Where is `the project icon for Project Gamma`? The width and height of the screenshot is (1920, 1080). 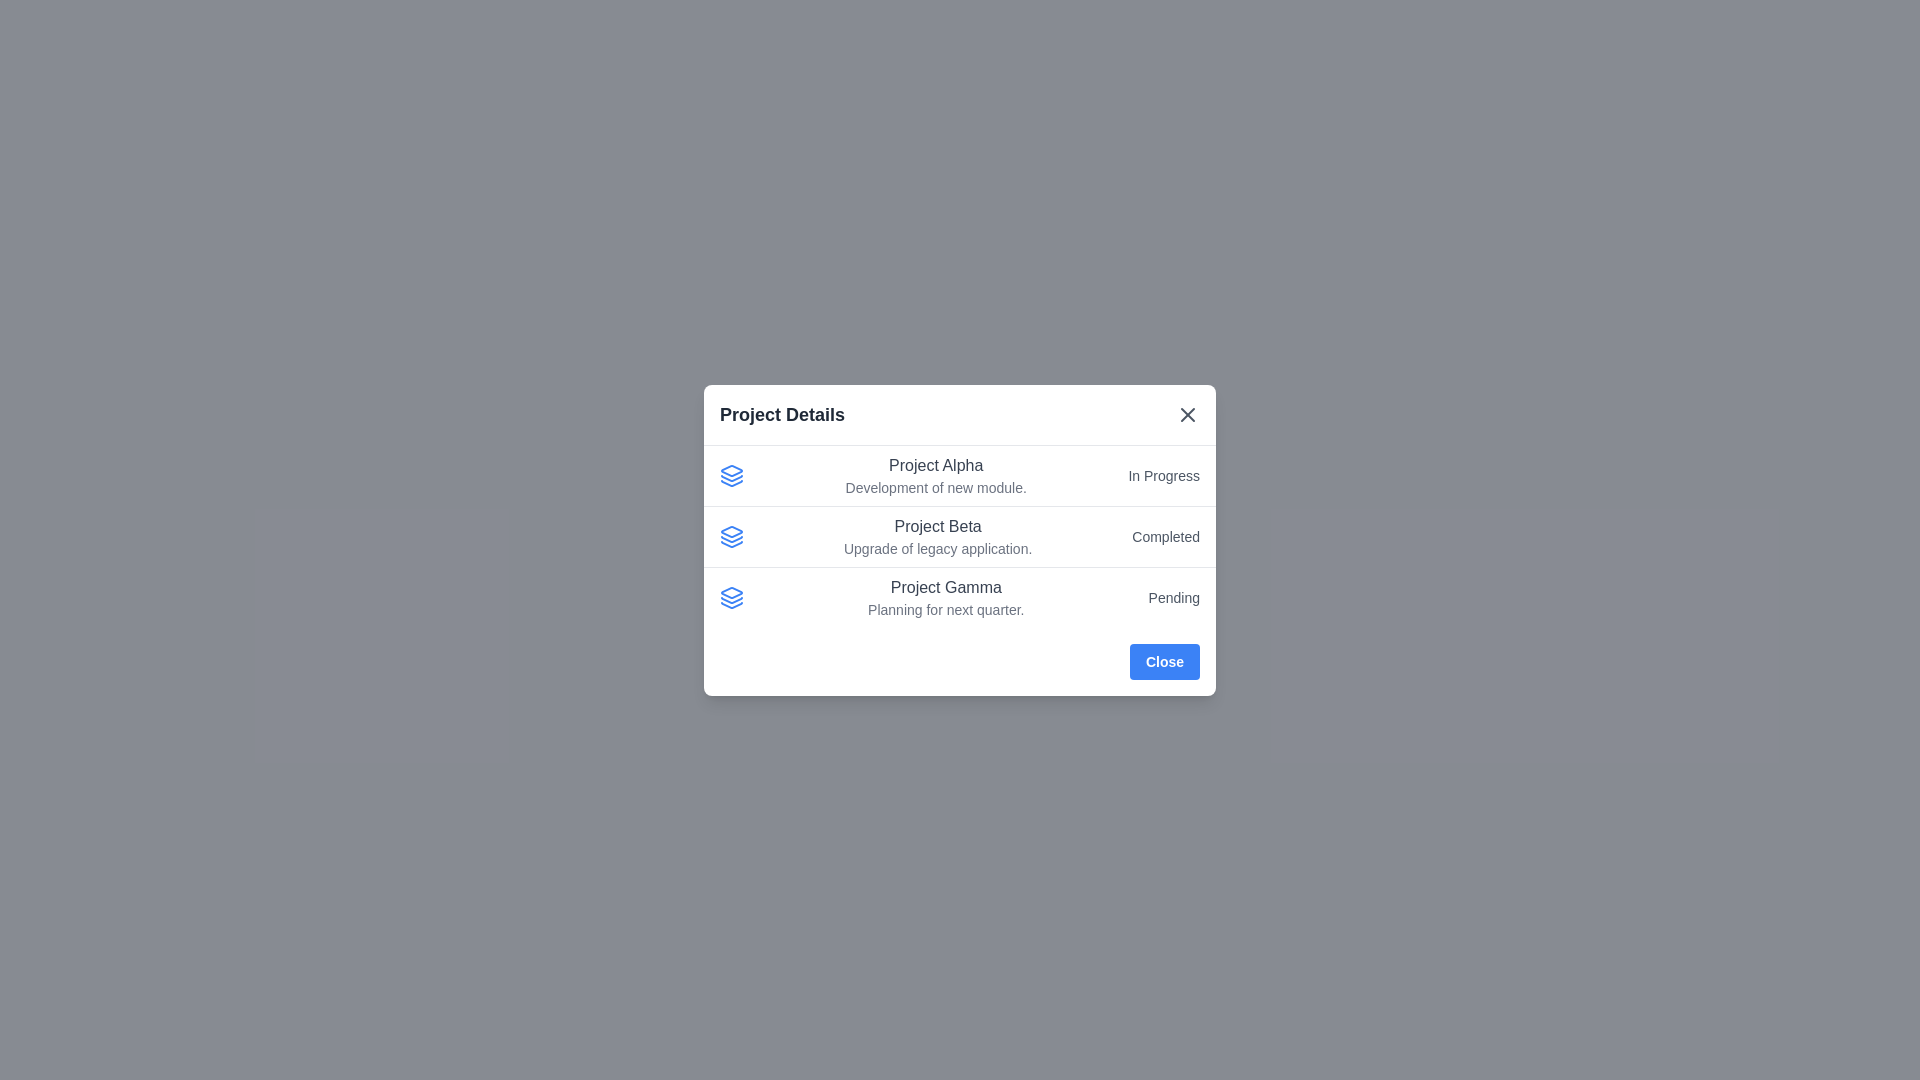
the project icon for Project Gamma is located at coordinates (730, 596).